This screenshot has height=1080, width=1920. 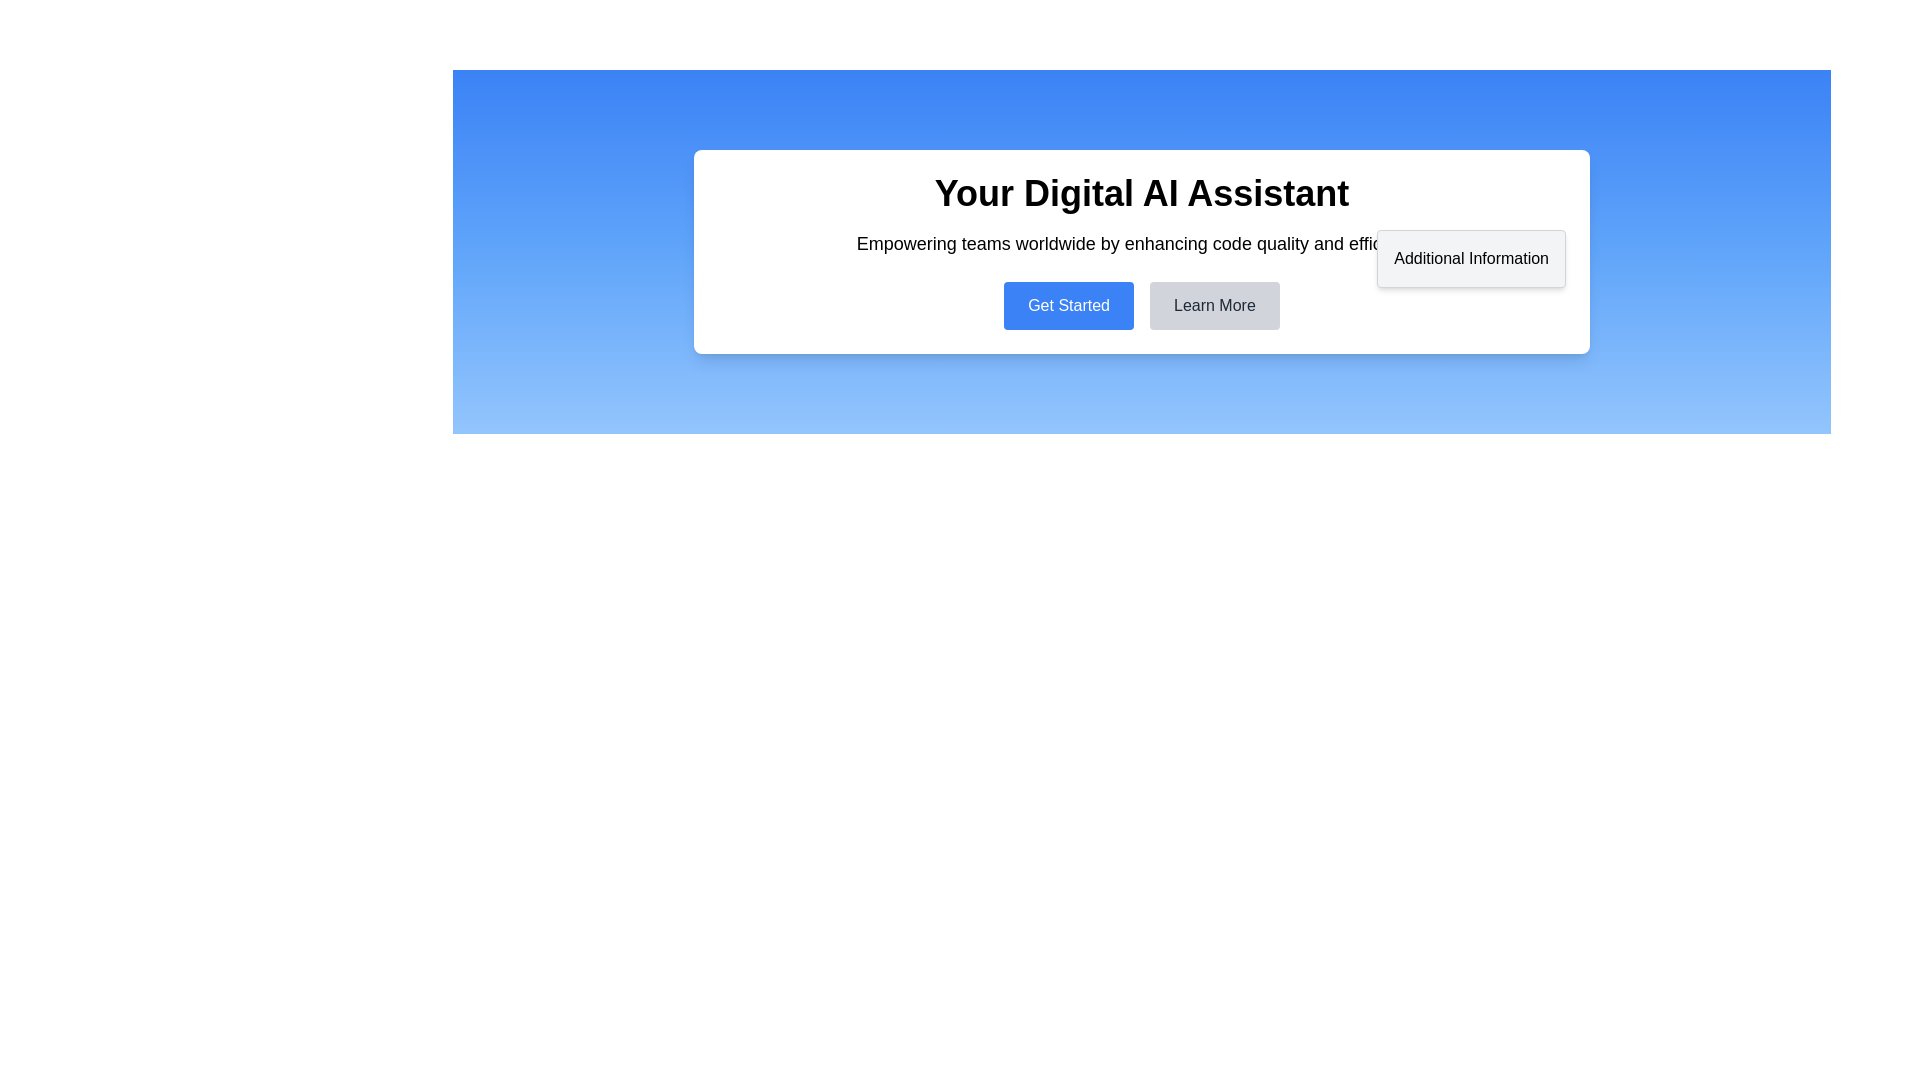 What do you see at coordinates (1142, 193) in the screenshot?
I see `the heading or title text element, which serves as the primary title of the platform, positioned directly above the subheading 'Empowering teams worldwide by enhancing code quality and efficiency.'` at bounding box center [1142, 193].